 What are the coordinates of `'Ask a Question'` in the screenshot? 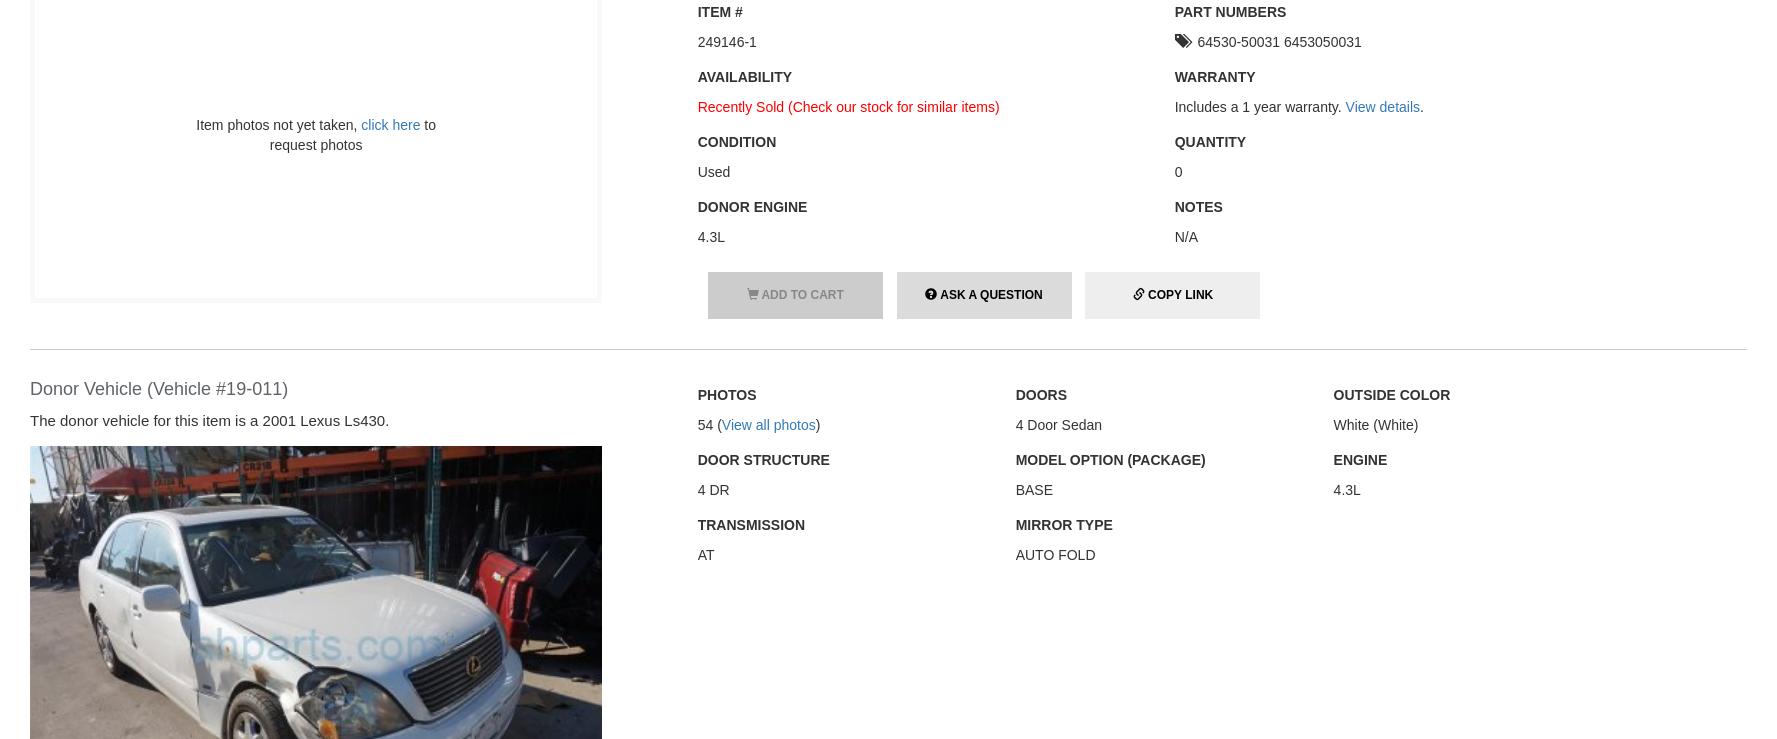 It's located at (988, 292).